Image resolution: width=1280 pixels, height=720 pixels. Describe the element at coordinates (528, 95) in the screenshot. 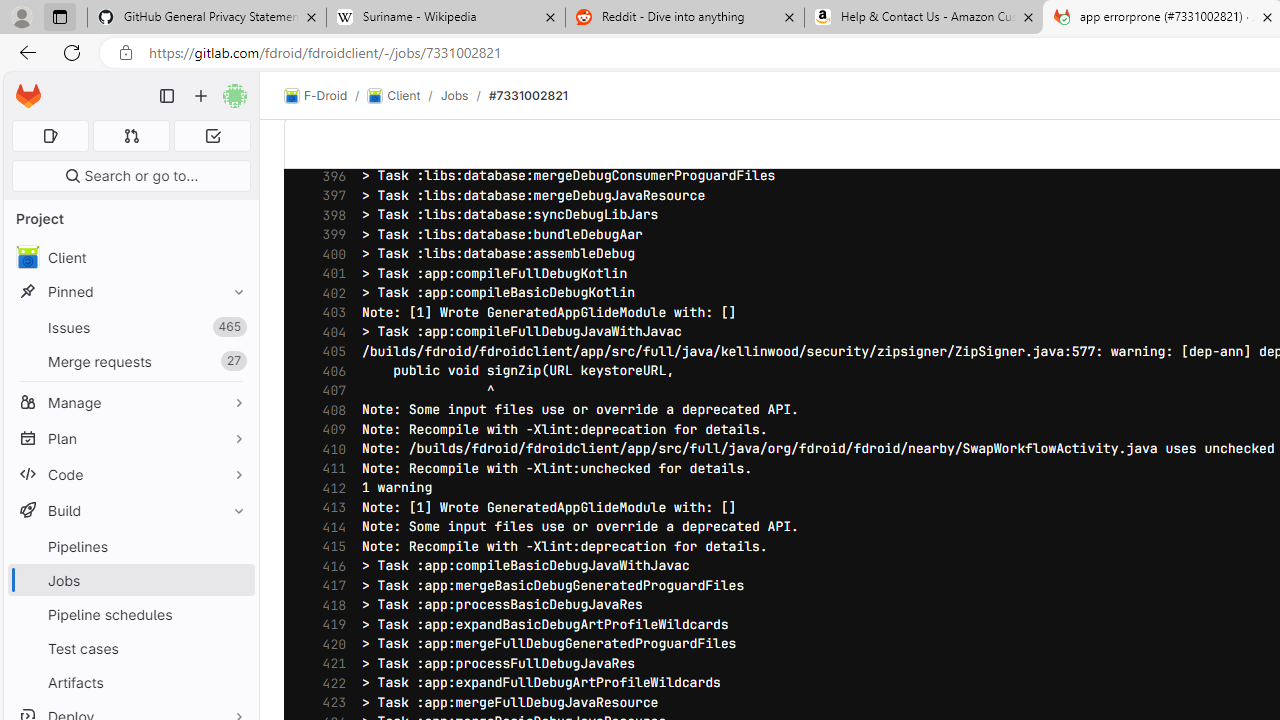

I see `'#7331002821'` at that location.